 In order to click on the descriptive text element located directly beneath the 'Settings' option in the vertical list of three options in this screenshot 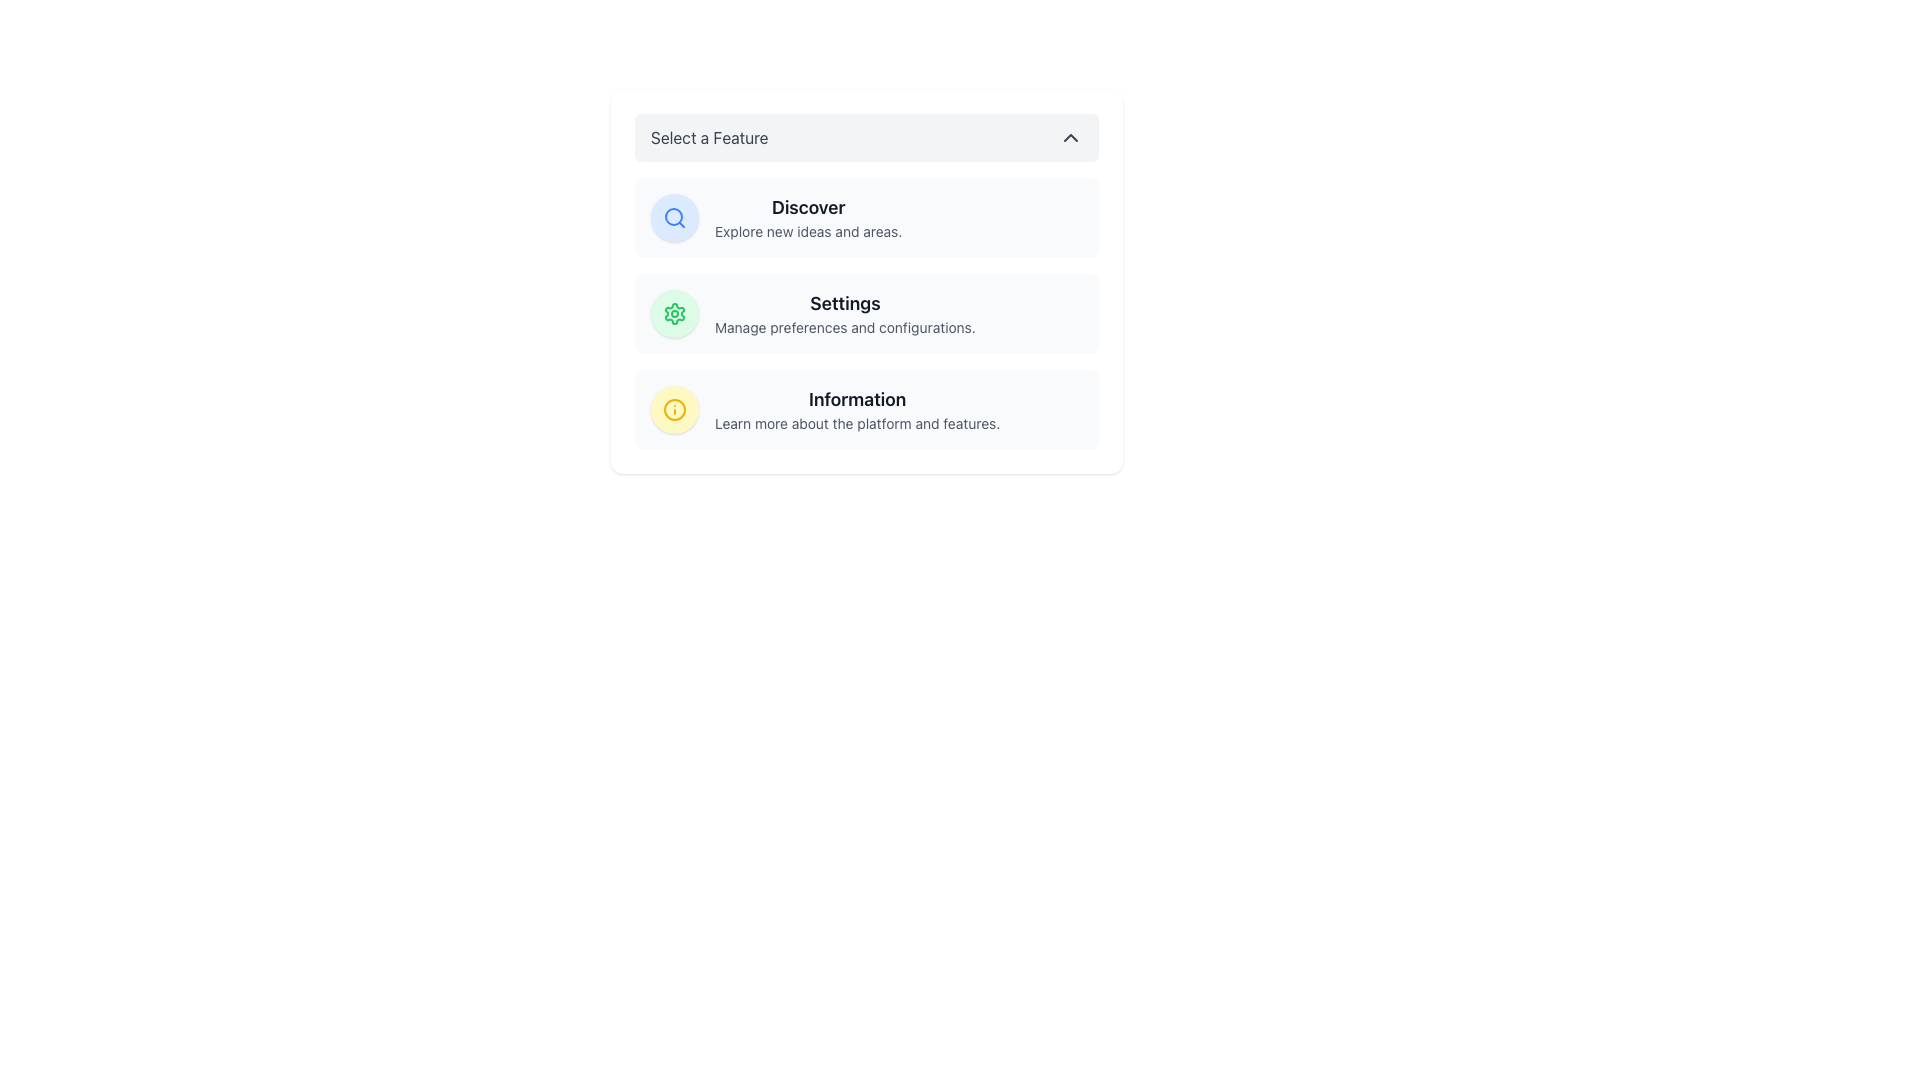, I will do `click(845, 326)`.